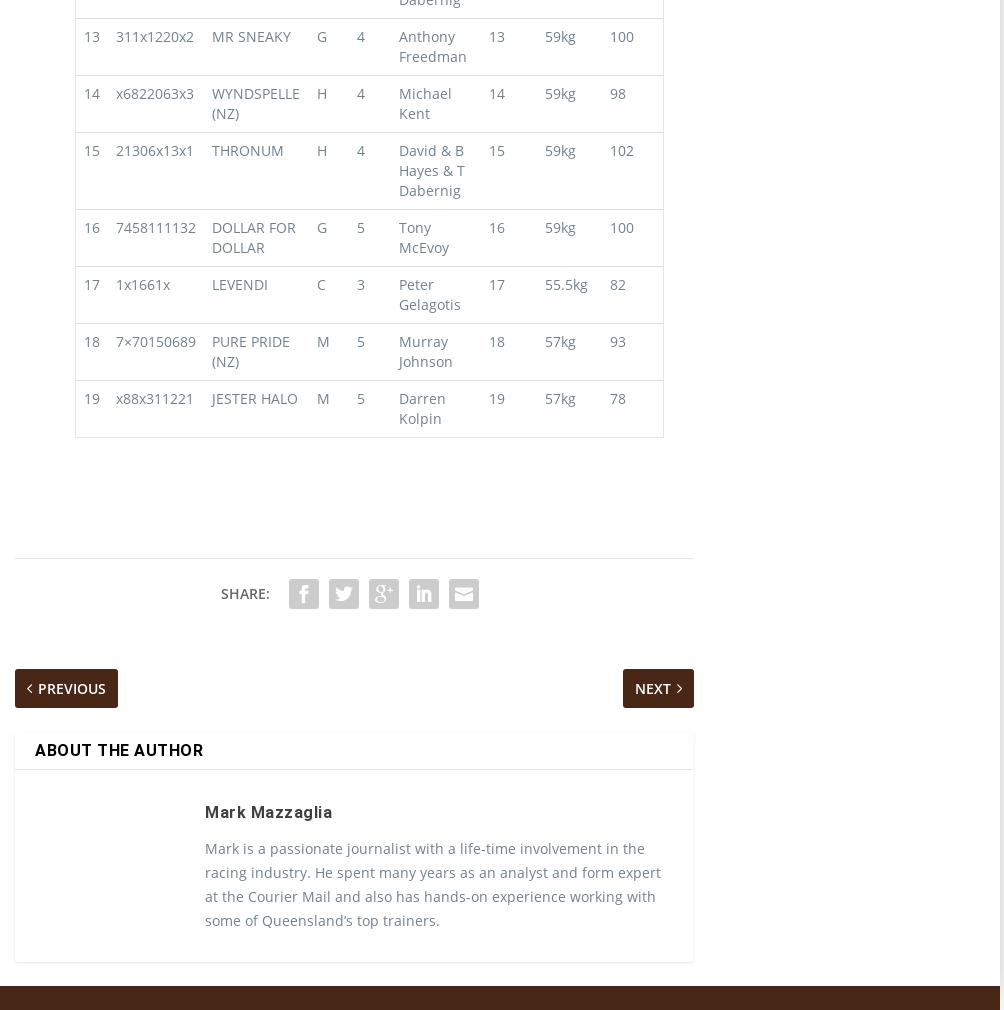 The width and height of the screenshot is (1004, 1010). What do you see at coordinates (610, 318) in the screenshot?
I see `'82'` at bounding box center [610, 318].